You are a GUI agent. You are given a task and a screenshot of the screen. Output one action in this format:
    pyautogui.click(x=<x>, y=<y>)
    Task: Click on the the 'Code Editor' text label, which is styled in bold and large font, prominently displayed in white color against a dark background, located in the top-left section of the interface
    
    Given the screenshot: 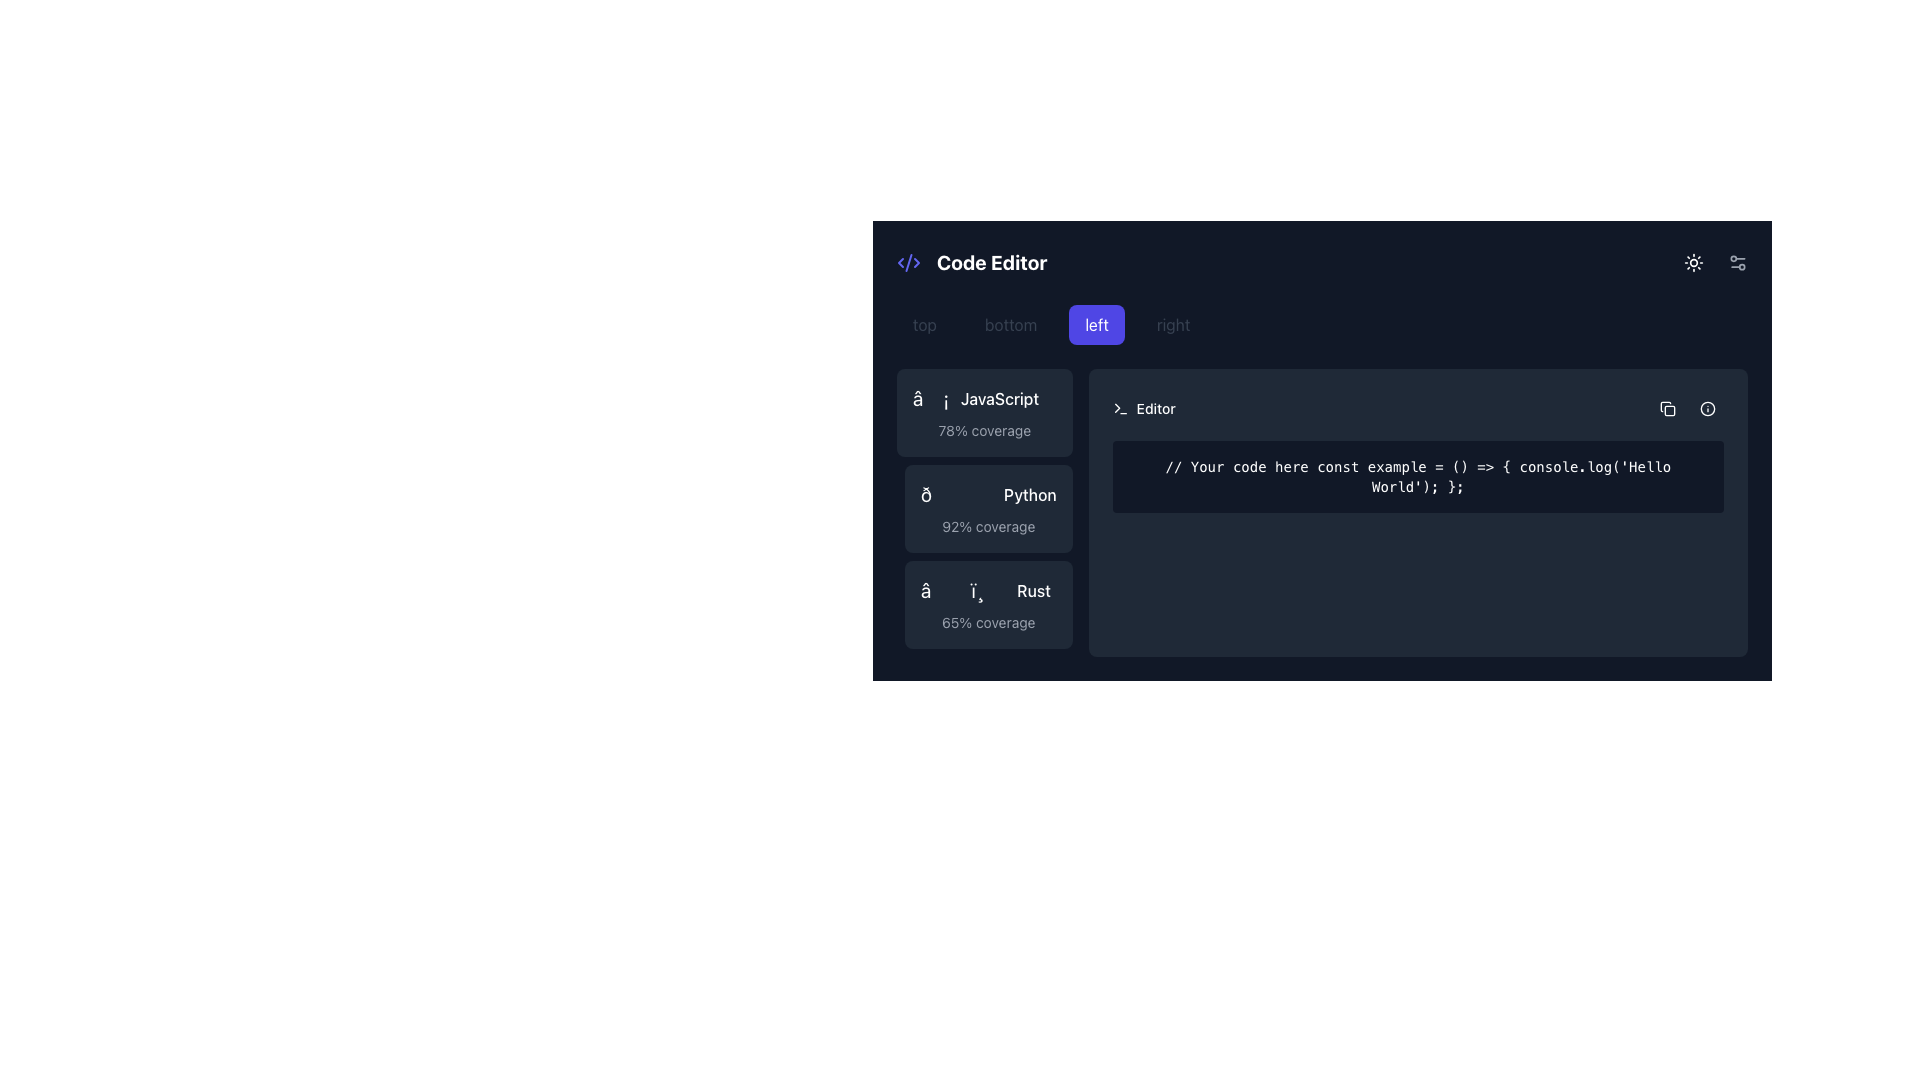 What is the action you would take?
    pyautogui.click(x=992, y=261)
    